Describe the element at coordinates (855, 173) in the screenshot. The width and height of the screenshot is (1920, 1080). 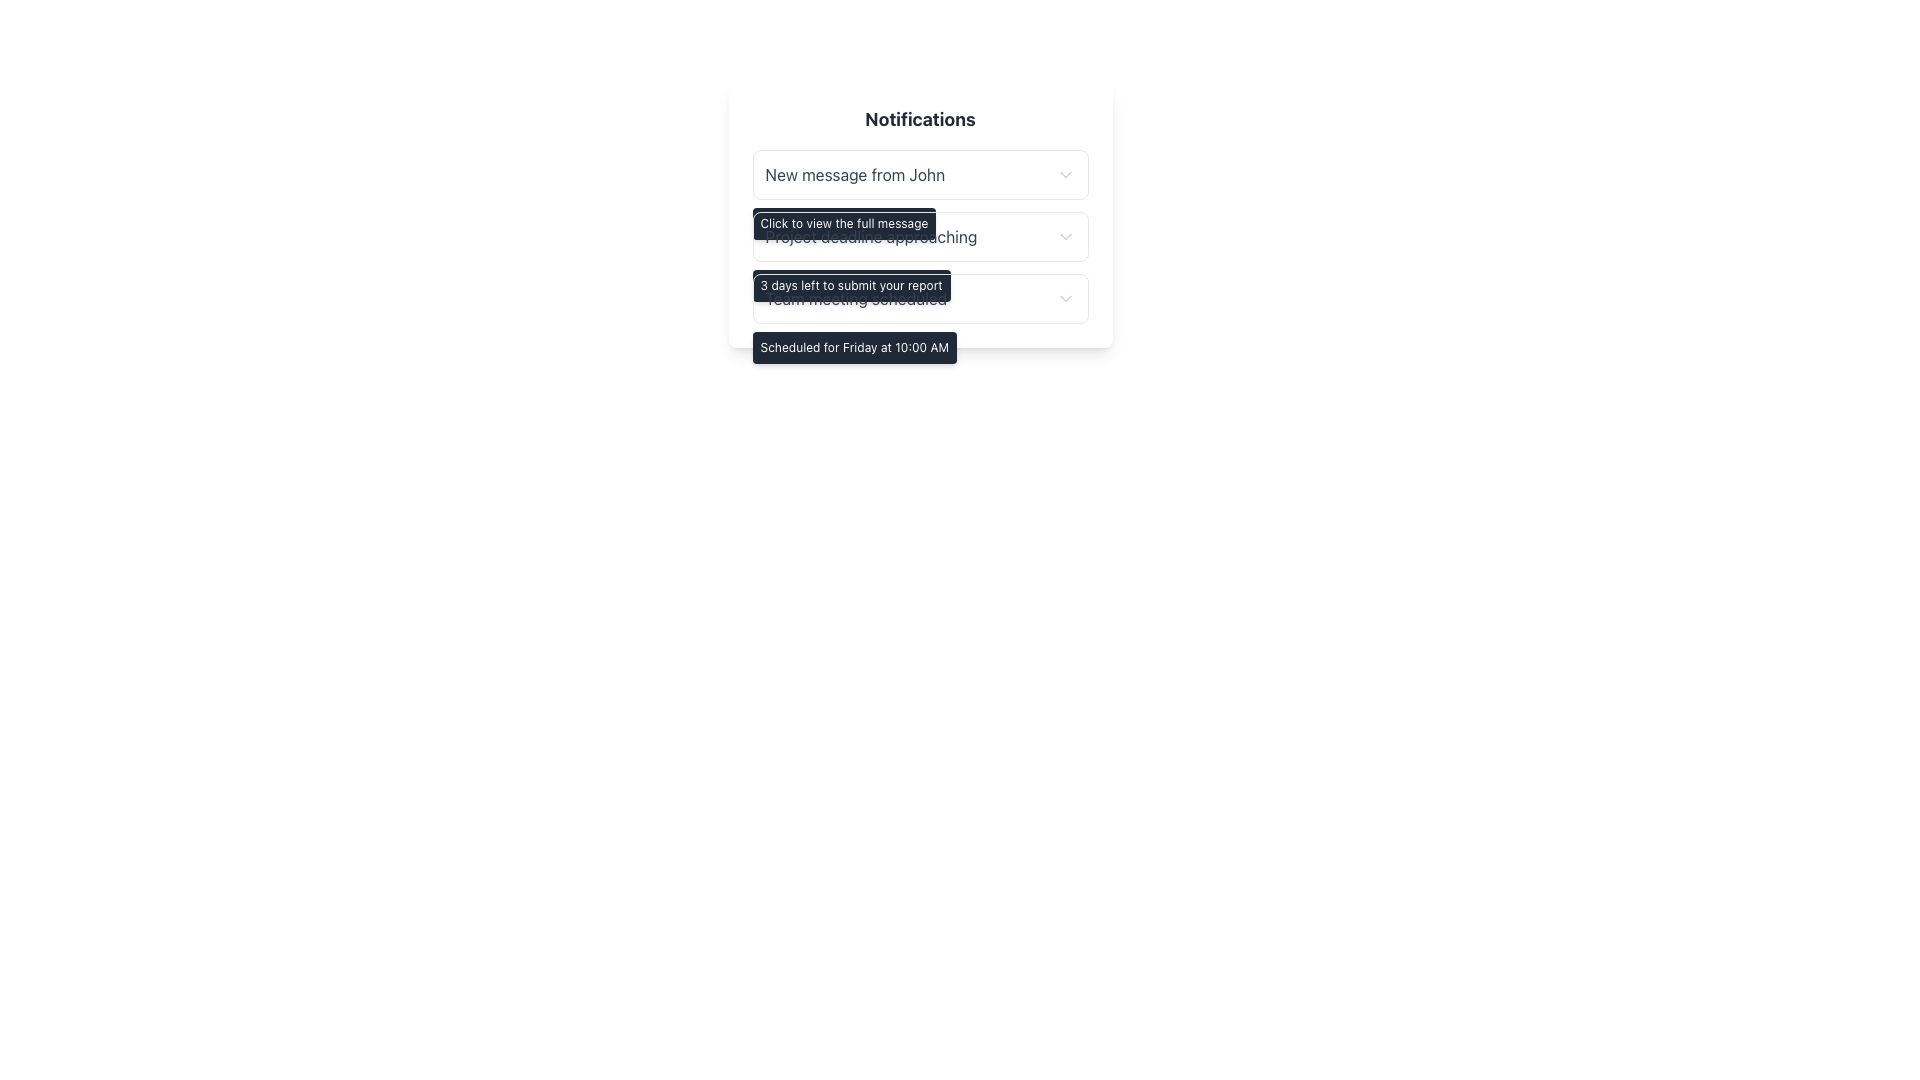
I see `the static text element that serves as the title for the first notification entry in a vertical list` at that location.